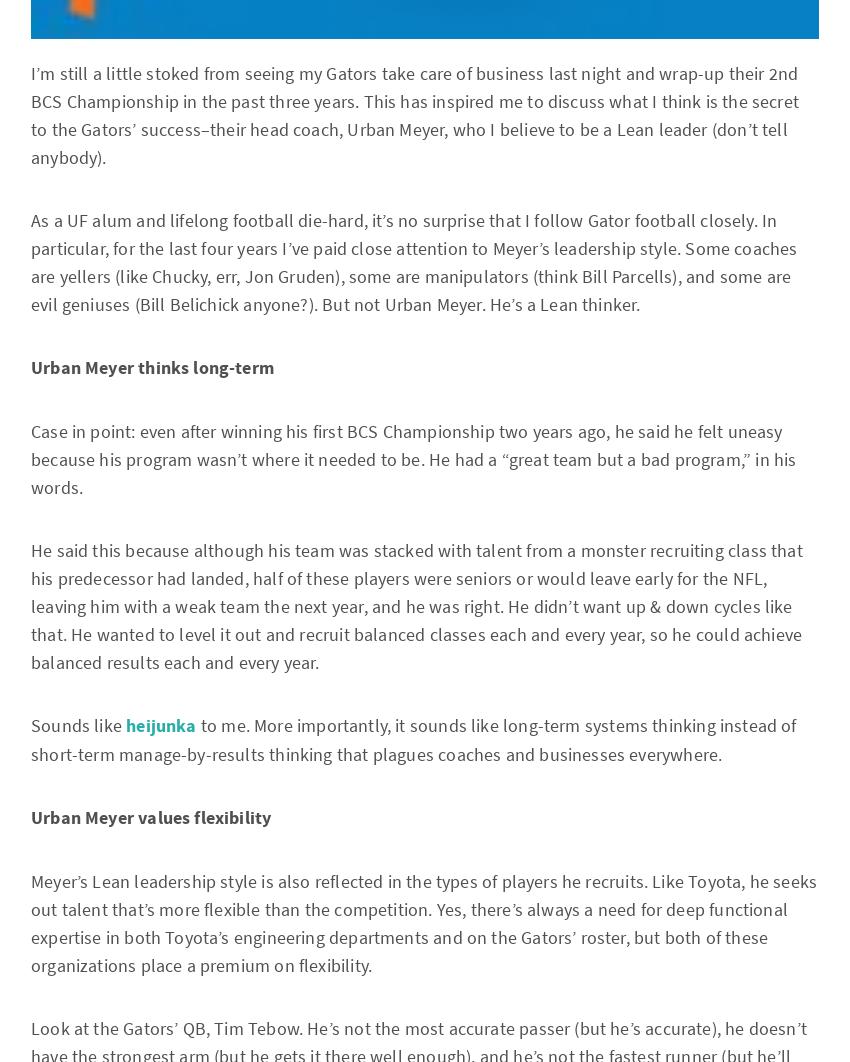 The image size is (850, 1062). Describe the element at coordinates (423, 922) in the screenshot. I see `'Meyer’s Lean leadership style is also reflected in the types of players he recruits. Like Toyota, he seeks out talent that’s more flexible than the competition. Yes, there’s always a need for deep functional expertise in both Toyota’s engineering departments and on the Gators’ roster, but both of these organizations place a premium on flexibility.'` at that location.